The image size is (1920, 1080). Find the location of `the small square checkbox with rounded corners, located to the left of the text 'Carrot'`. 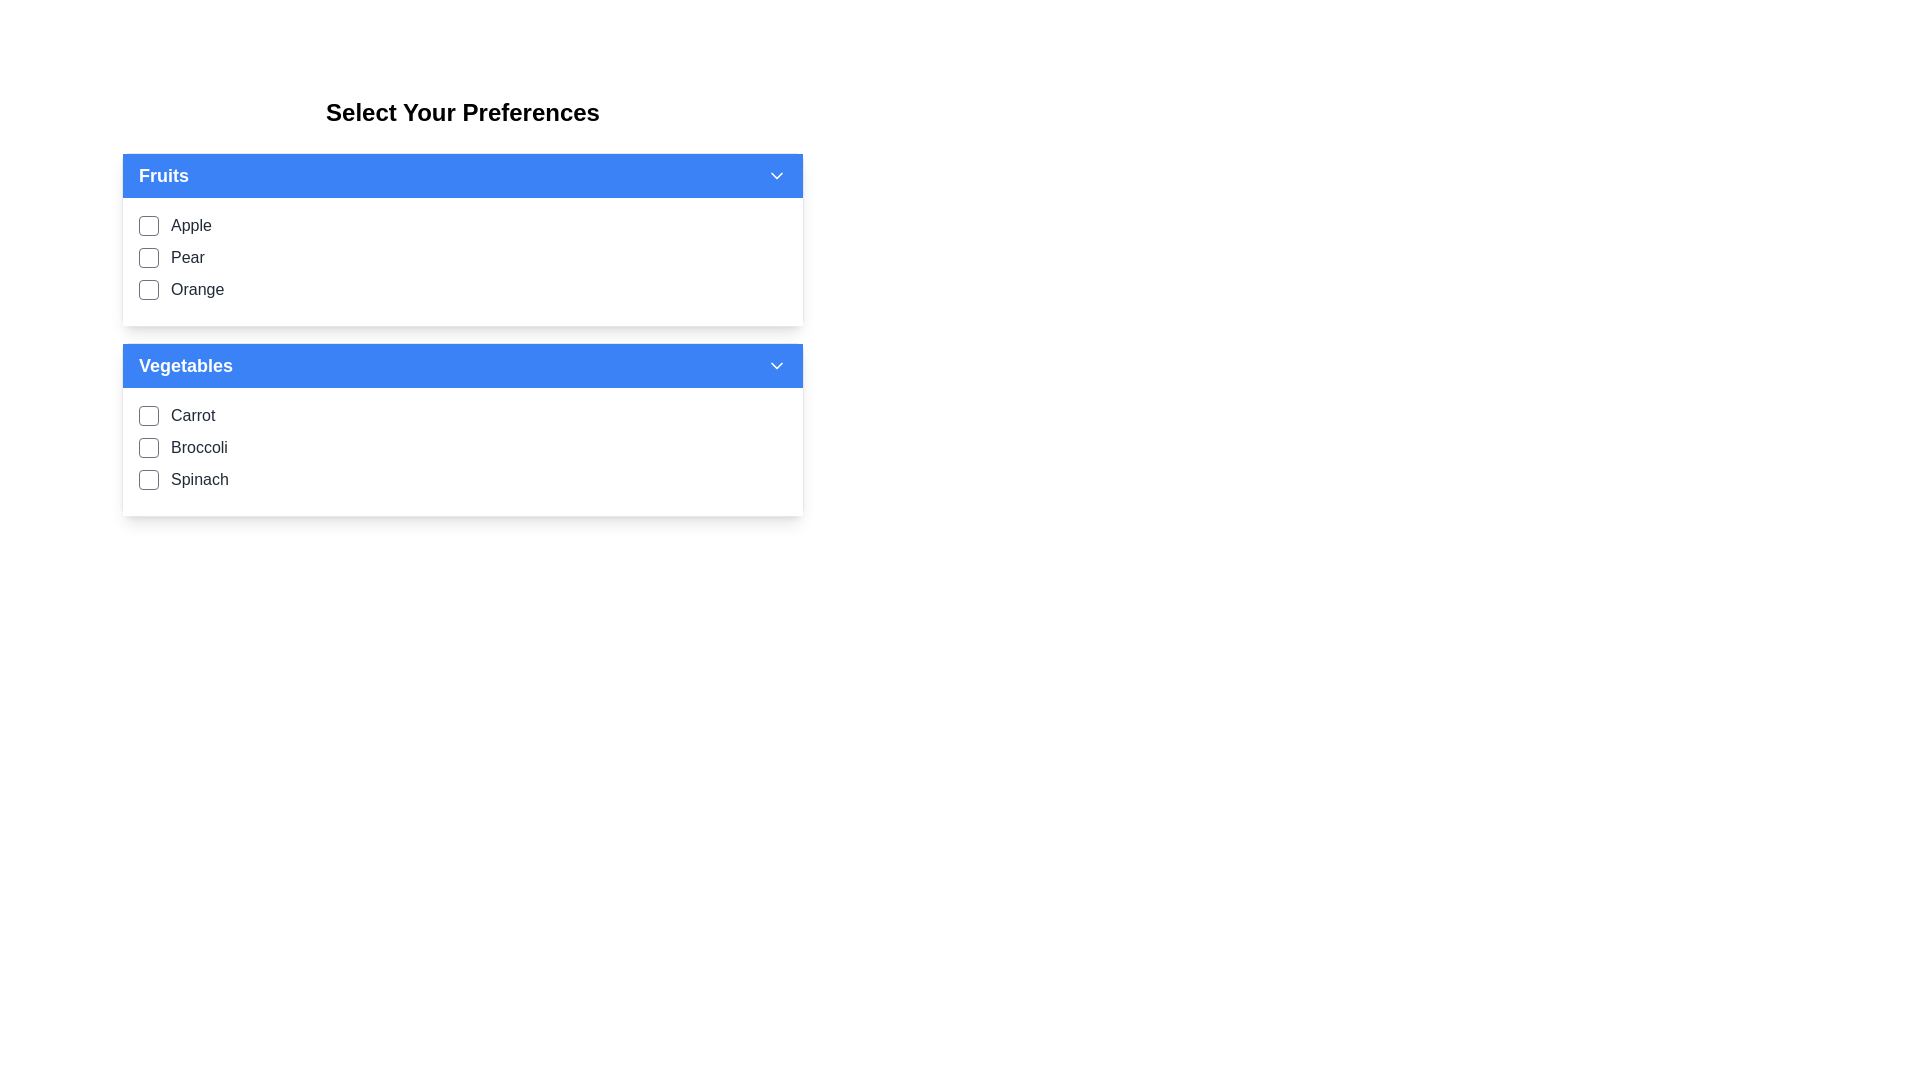

the small square checkbox with rounded corners, located to the left of the text 'Carrot' is located at coordinates (147, 415).